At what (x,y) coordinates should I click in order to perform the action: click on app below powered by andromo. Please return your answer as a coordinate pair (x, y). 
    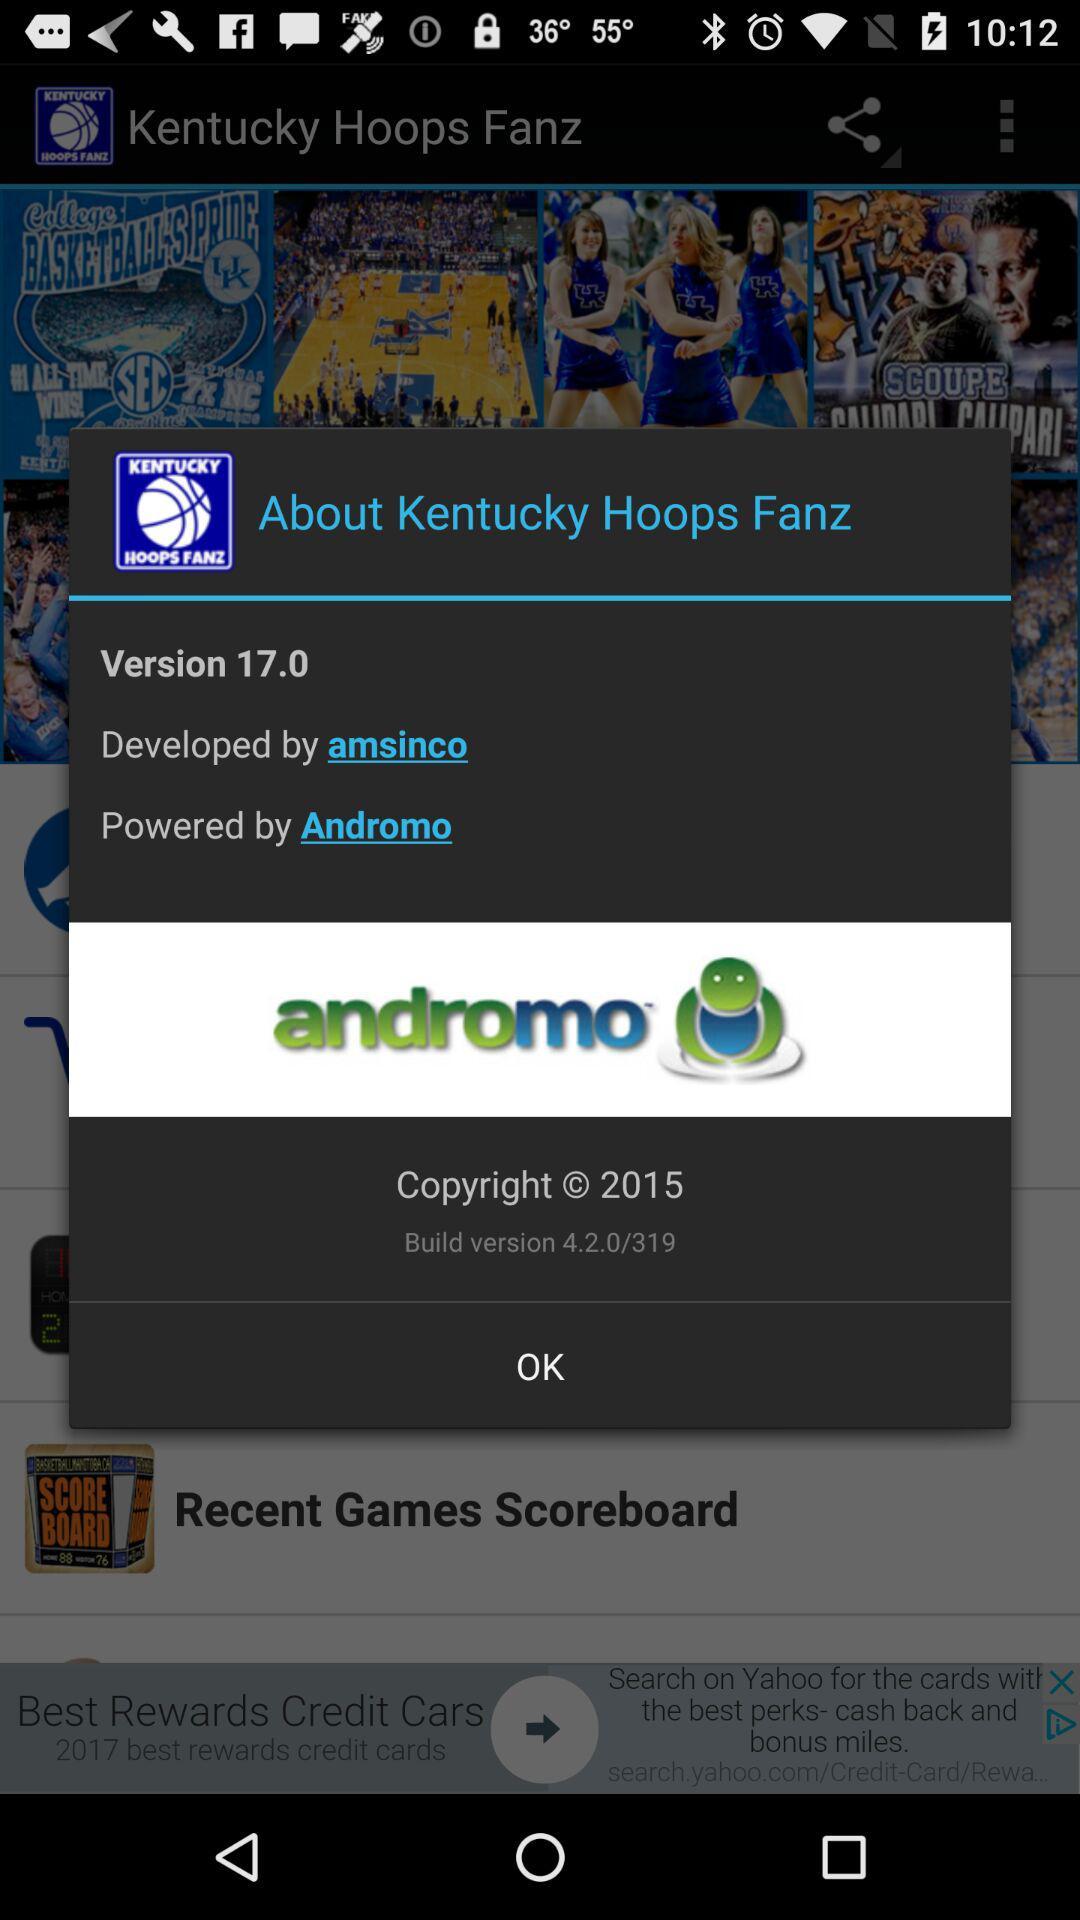
    Looking at the image, I should click on (538, 1019).